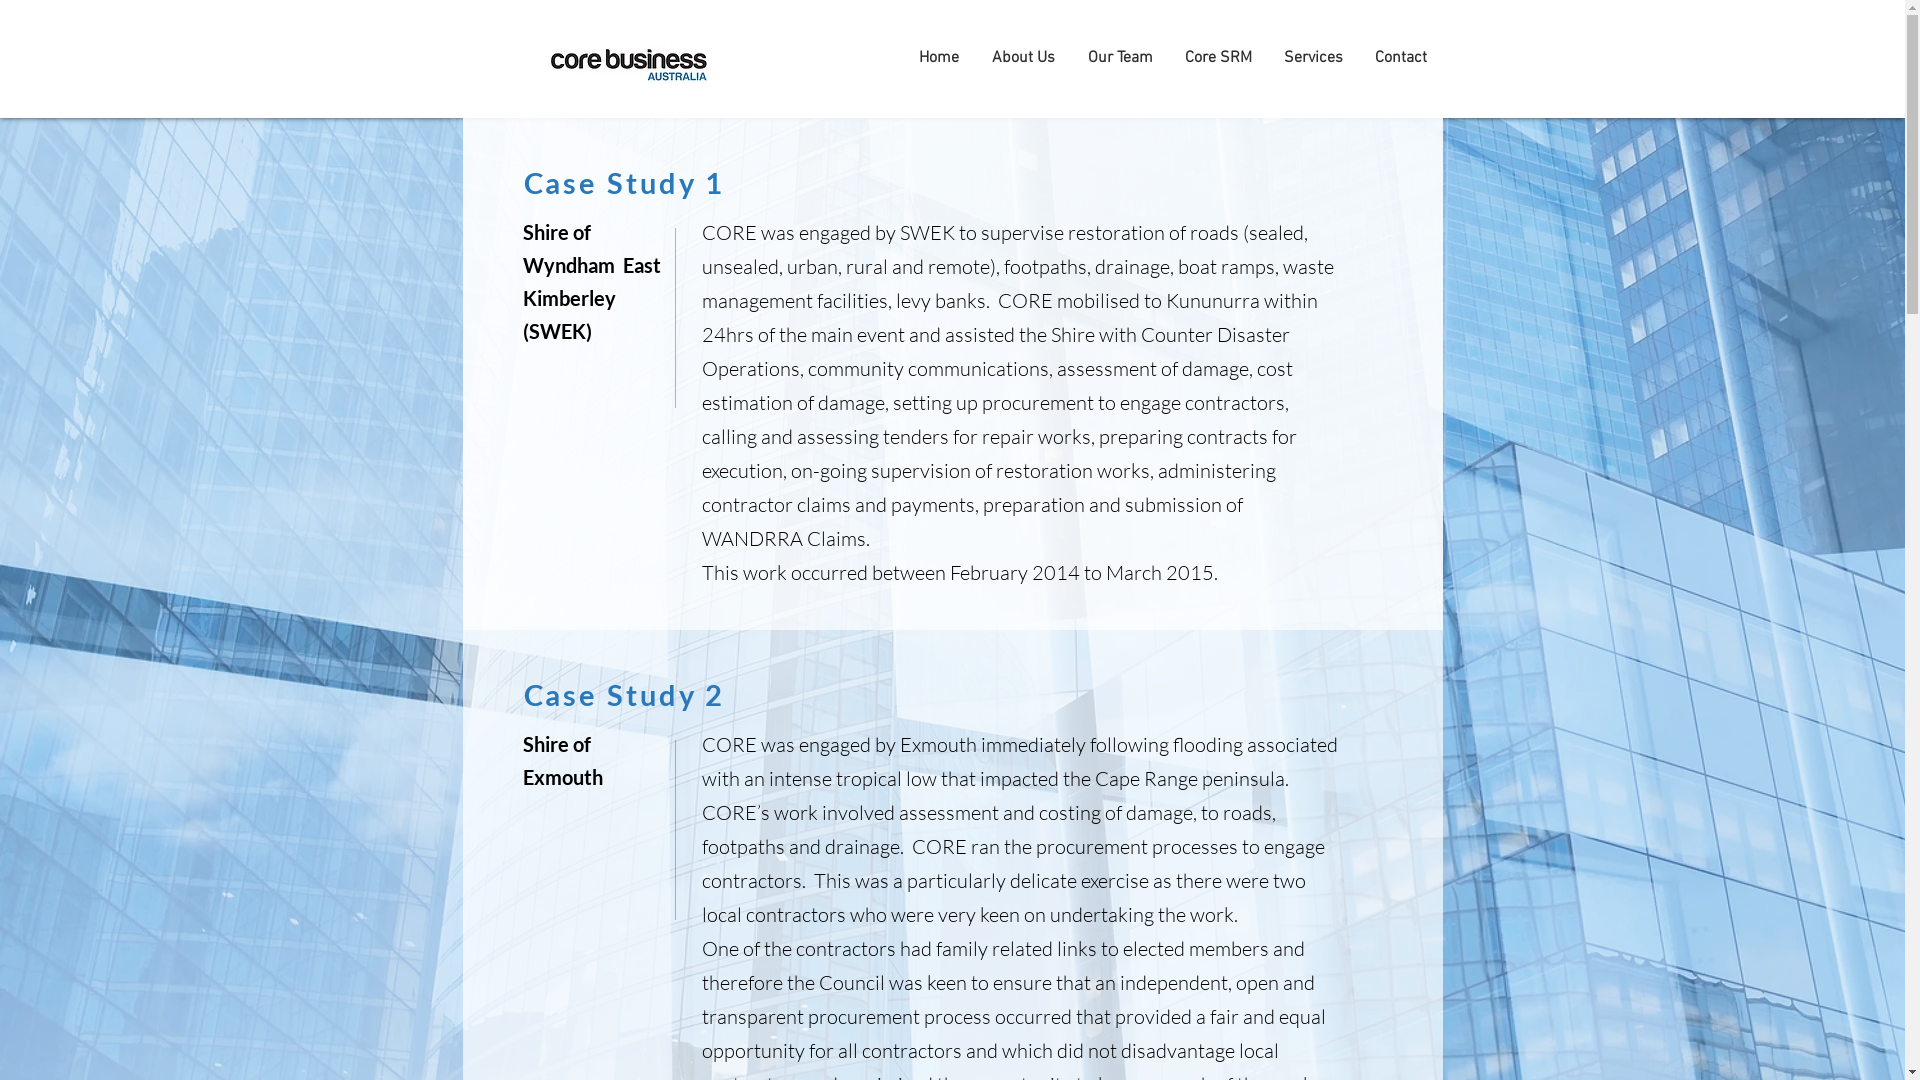 The height and width of the screenshot is (1080, 1920). I want to click on 'Services', so click(1266, 57).